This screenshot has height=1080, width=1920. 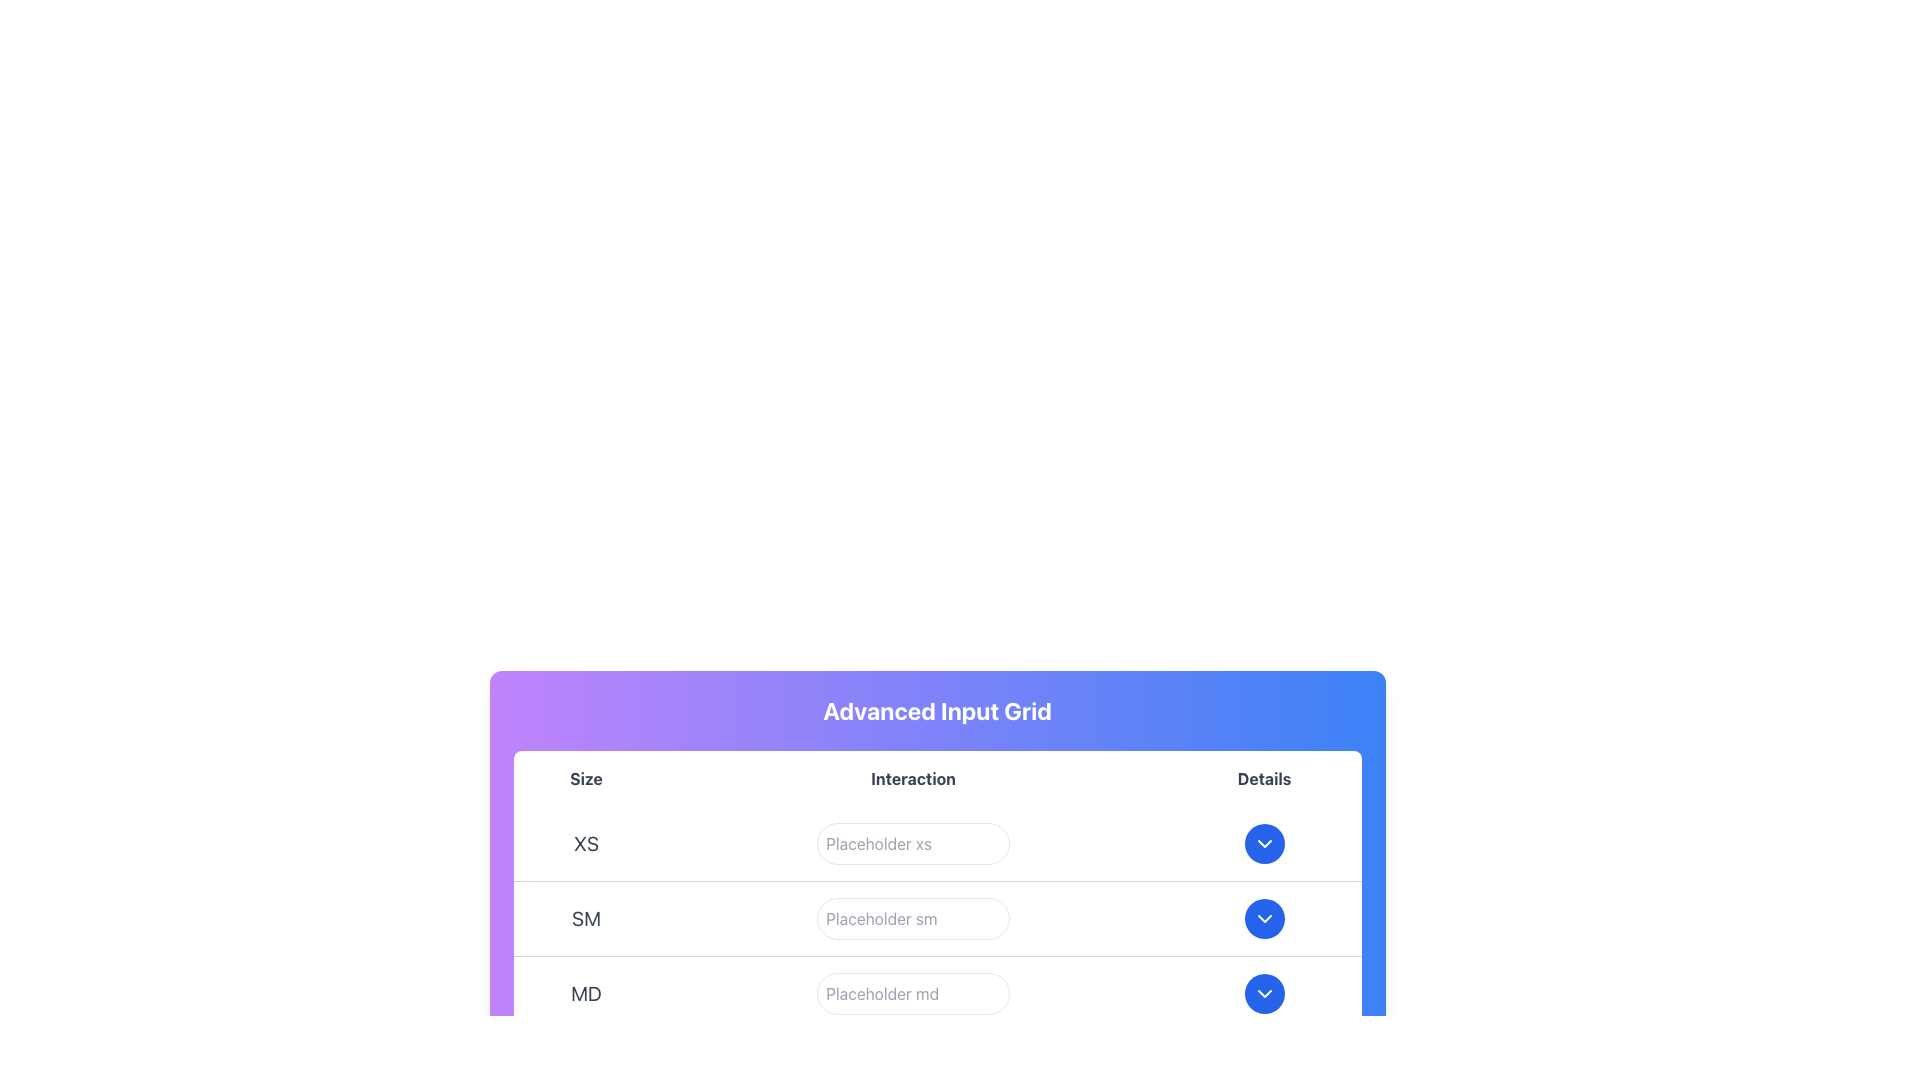 What do you see at coordinates (912, 918) in the screenshot?
I see `the text input field` at bounding box center [912, 918].